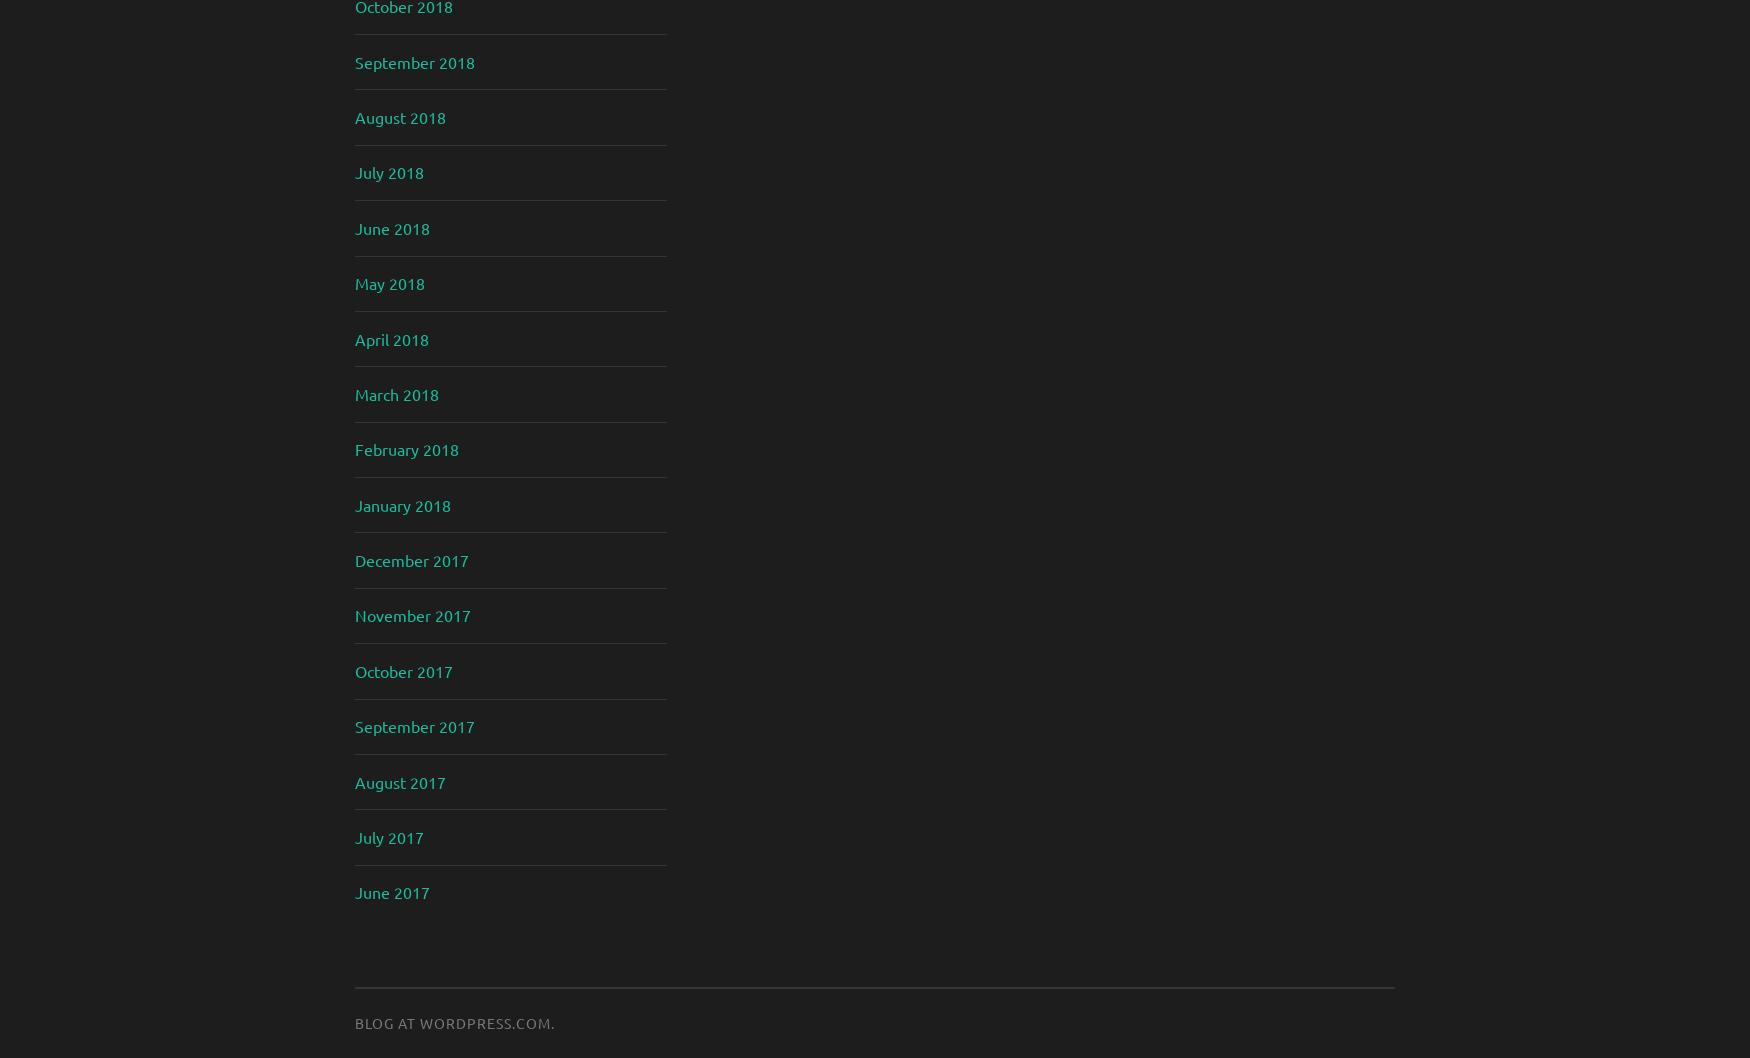 The height and width of the screenshot is (1058, 1750). I want to click on 'September 2017', so click(413, 725).